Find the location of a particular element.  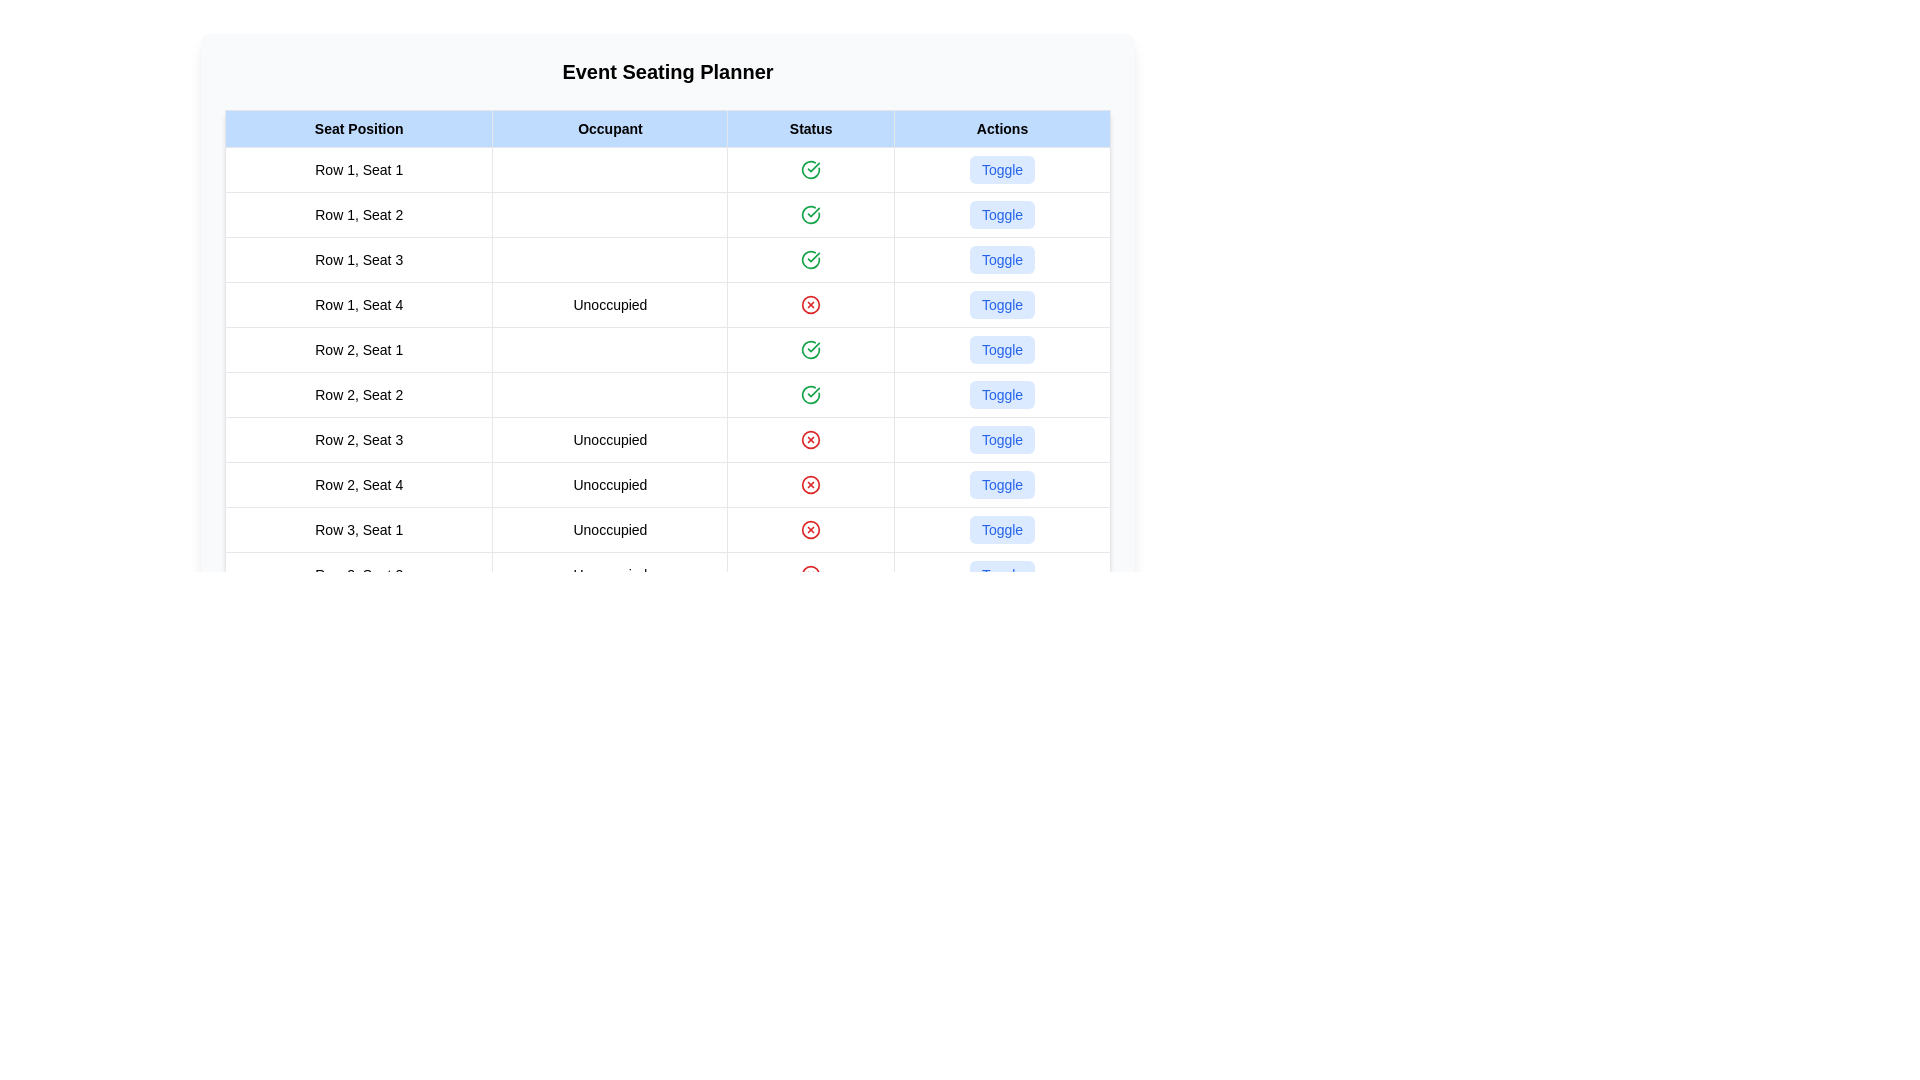

the Table cell representing the 'Occupant' status of Row 3, Seat 2 in the event seating planner is located at coordinates (609, 574).